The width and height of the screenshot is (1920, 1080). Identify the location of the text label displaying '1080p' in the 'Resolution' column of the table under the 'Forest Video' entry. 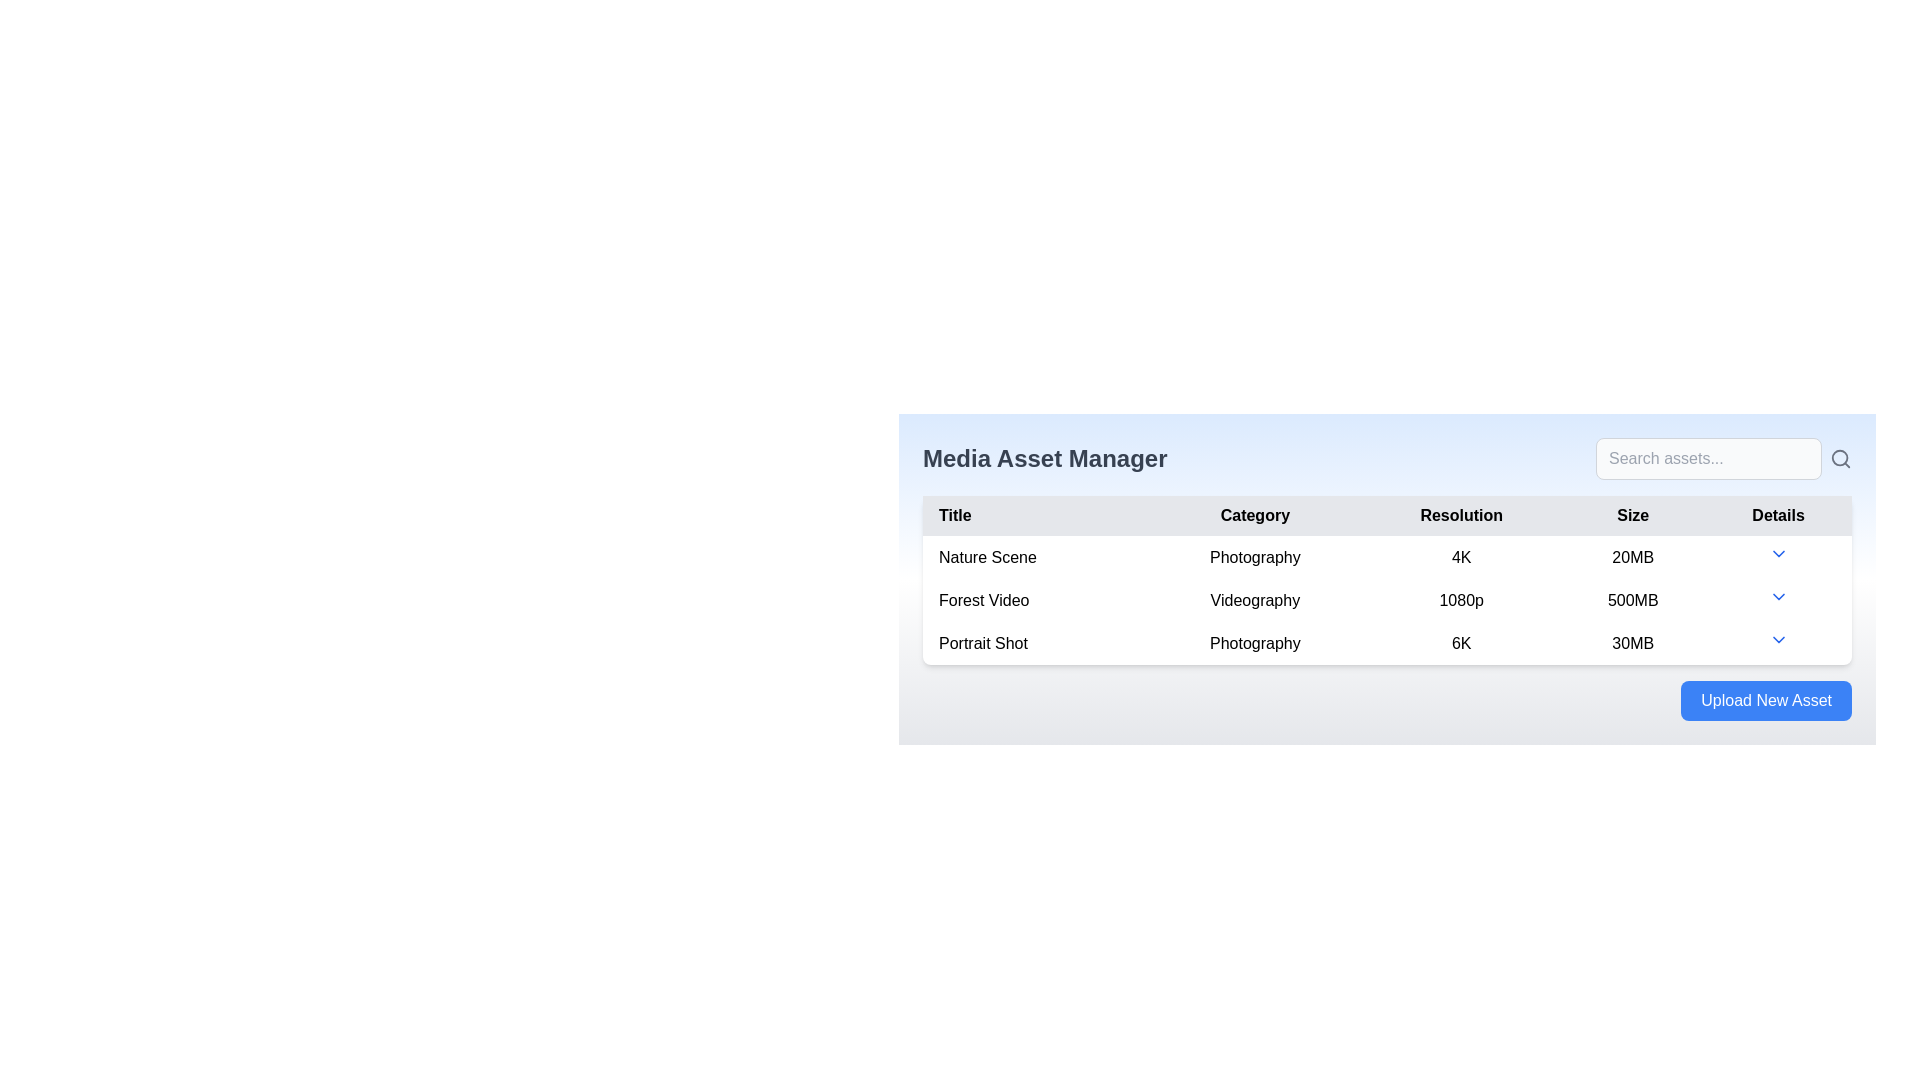
(1461, 599).